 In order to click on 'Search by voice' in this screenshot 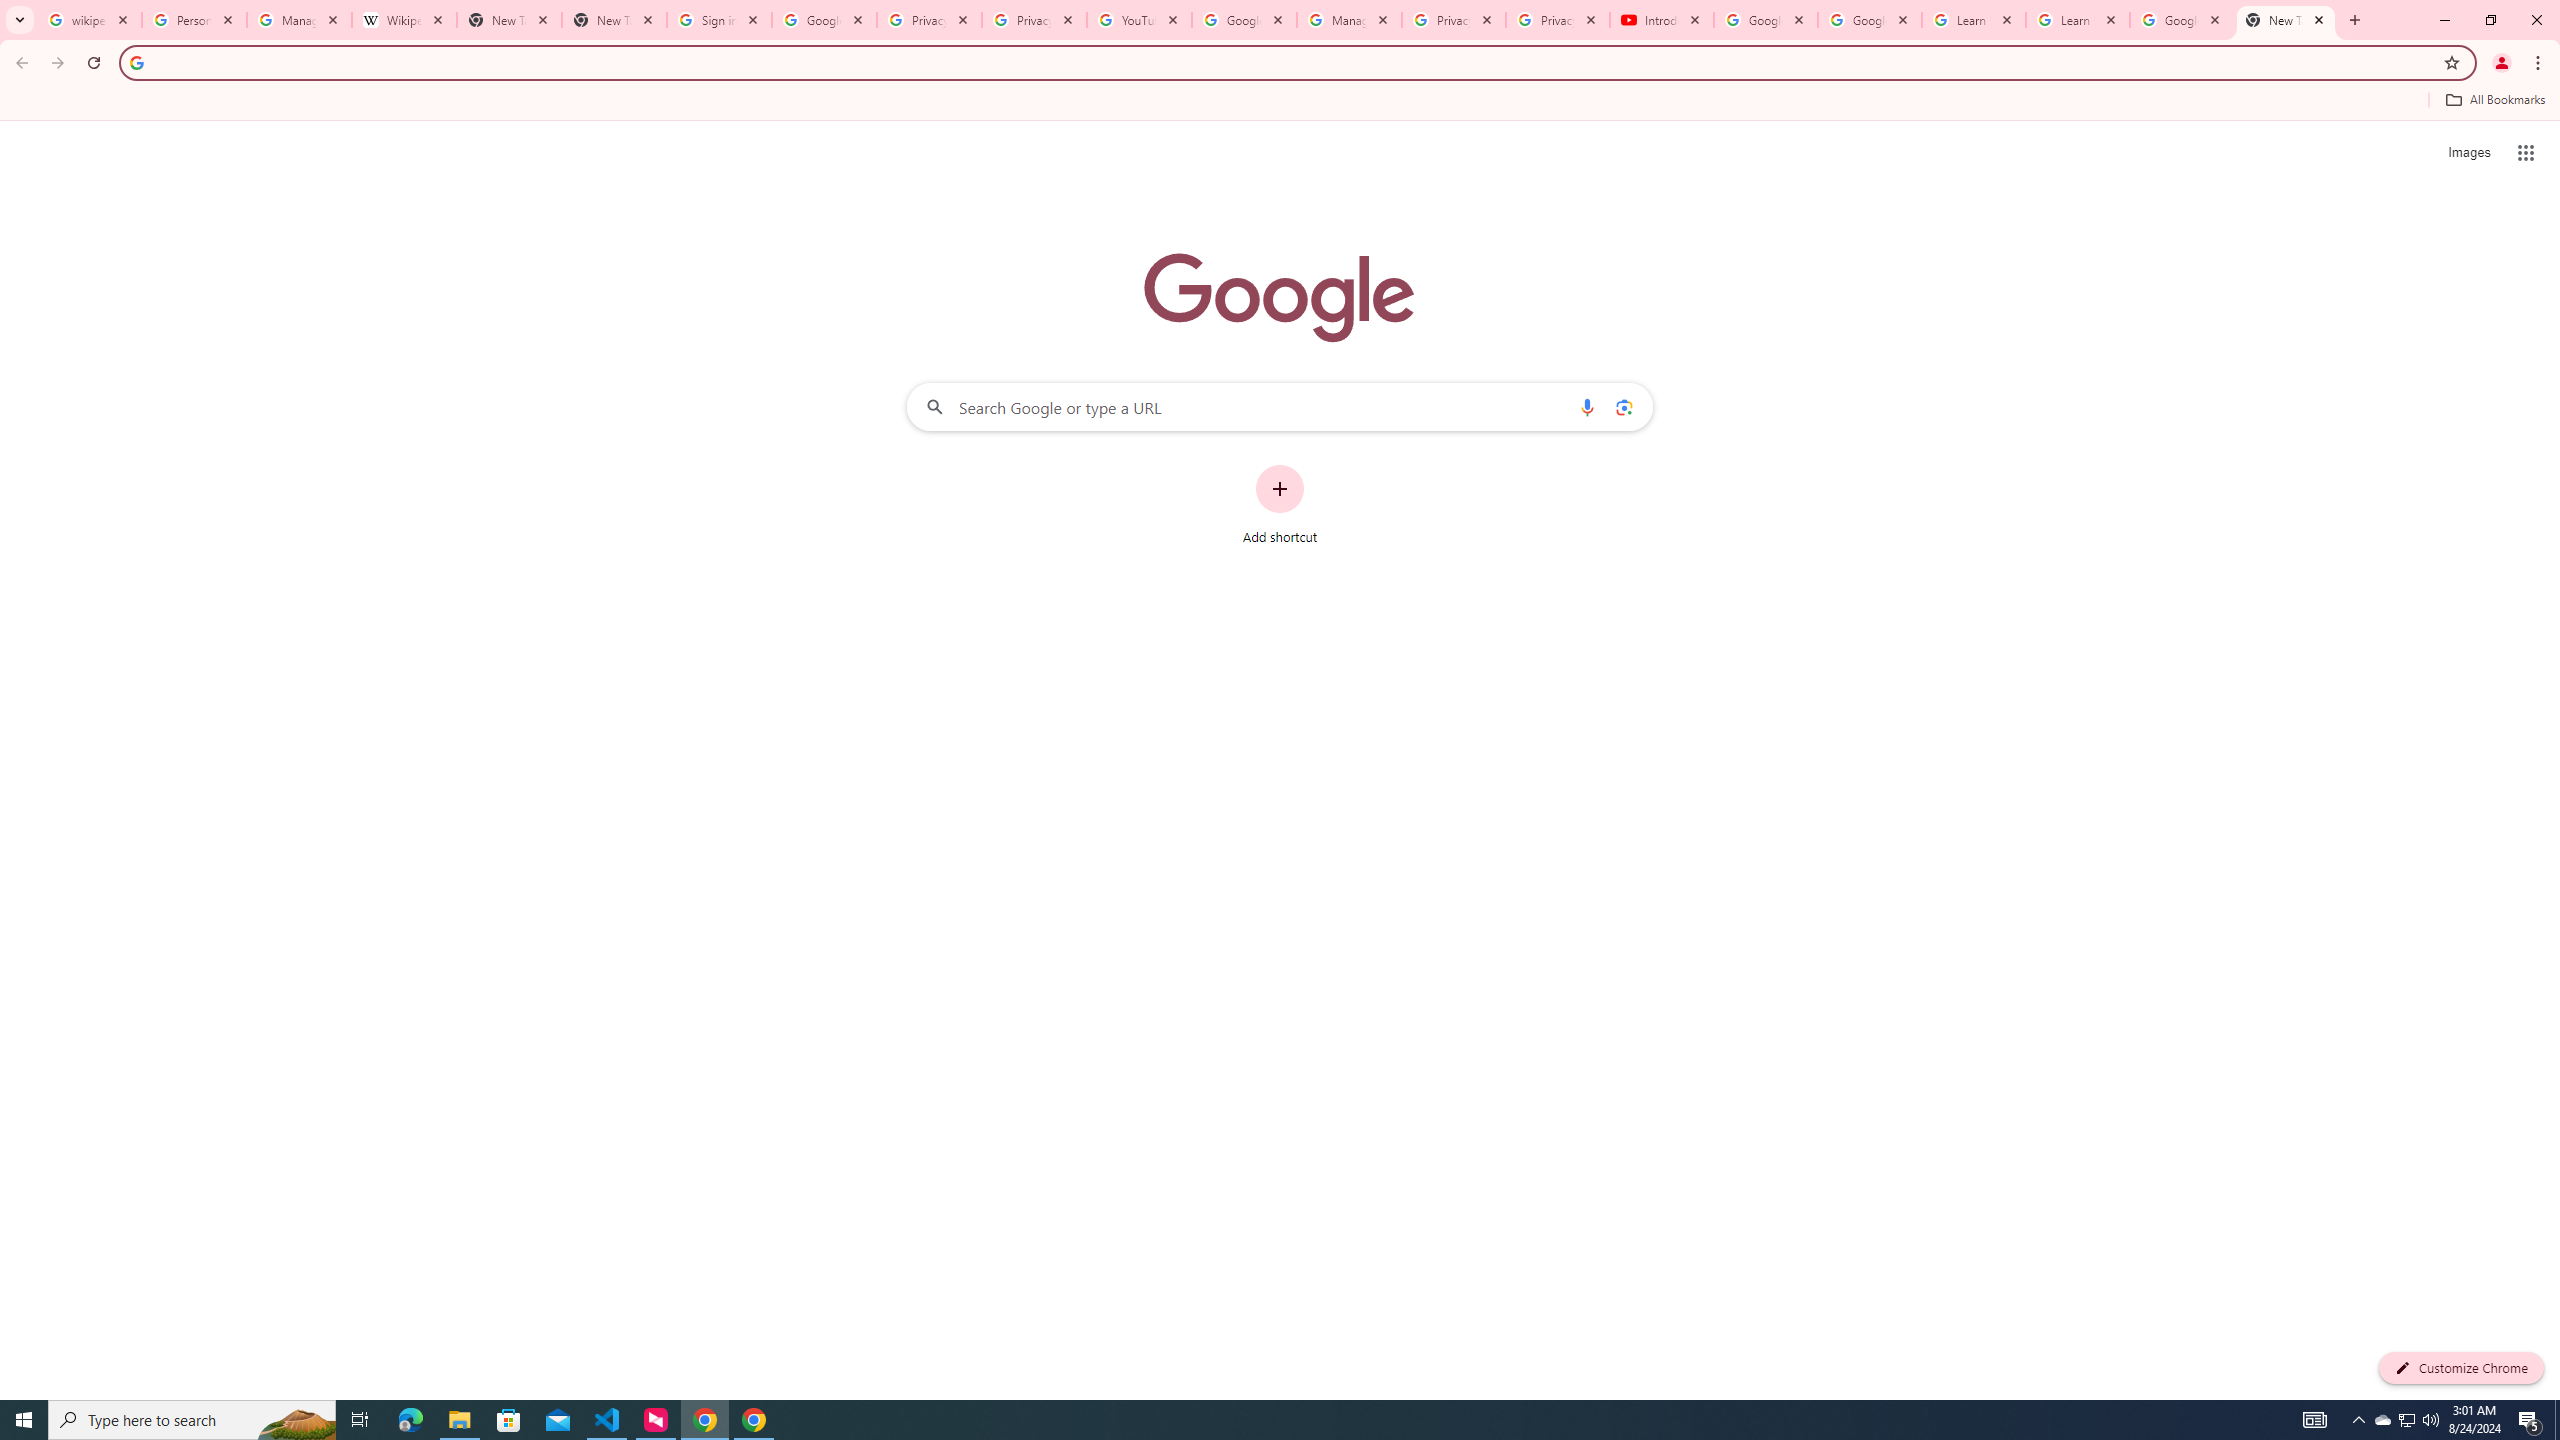, I will do `click(1586, 405)`.